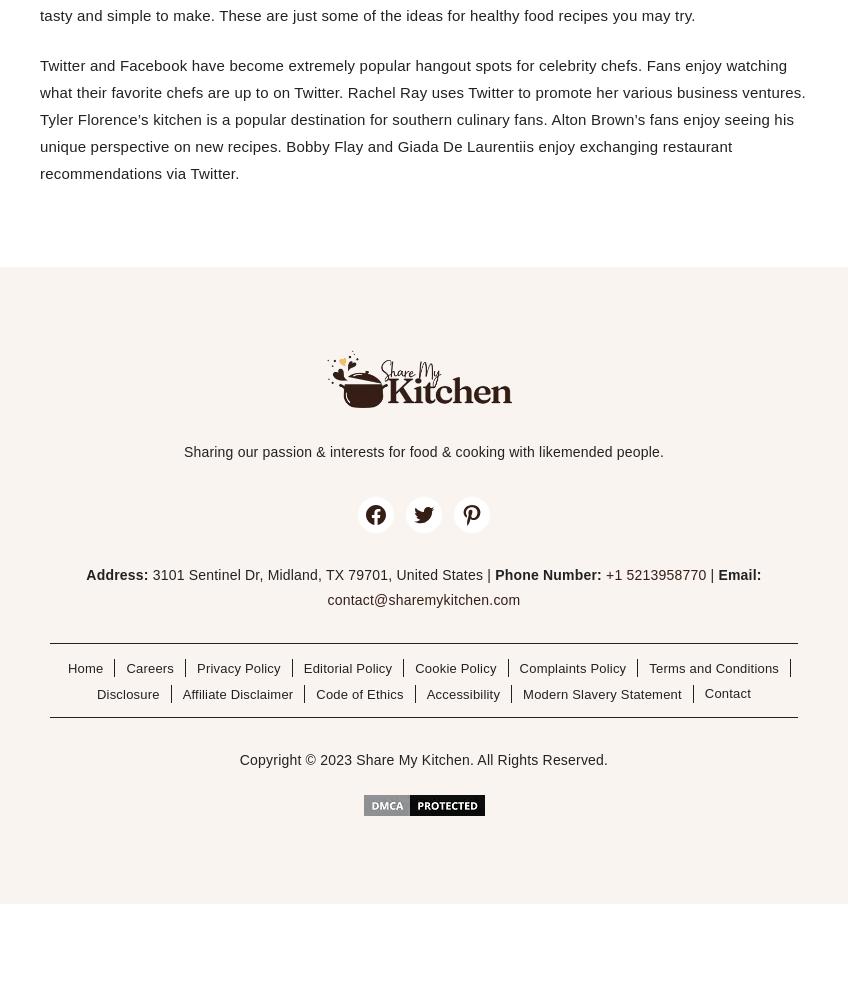 The image size is (848, 1002). What do you see at coordinates (126, 693) in the screenshot?
I see `'Disclosure'` at bounding box center [126, 693].